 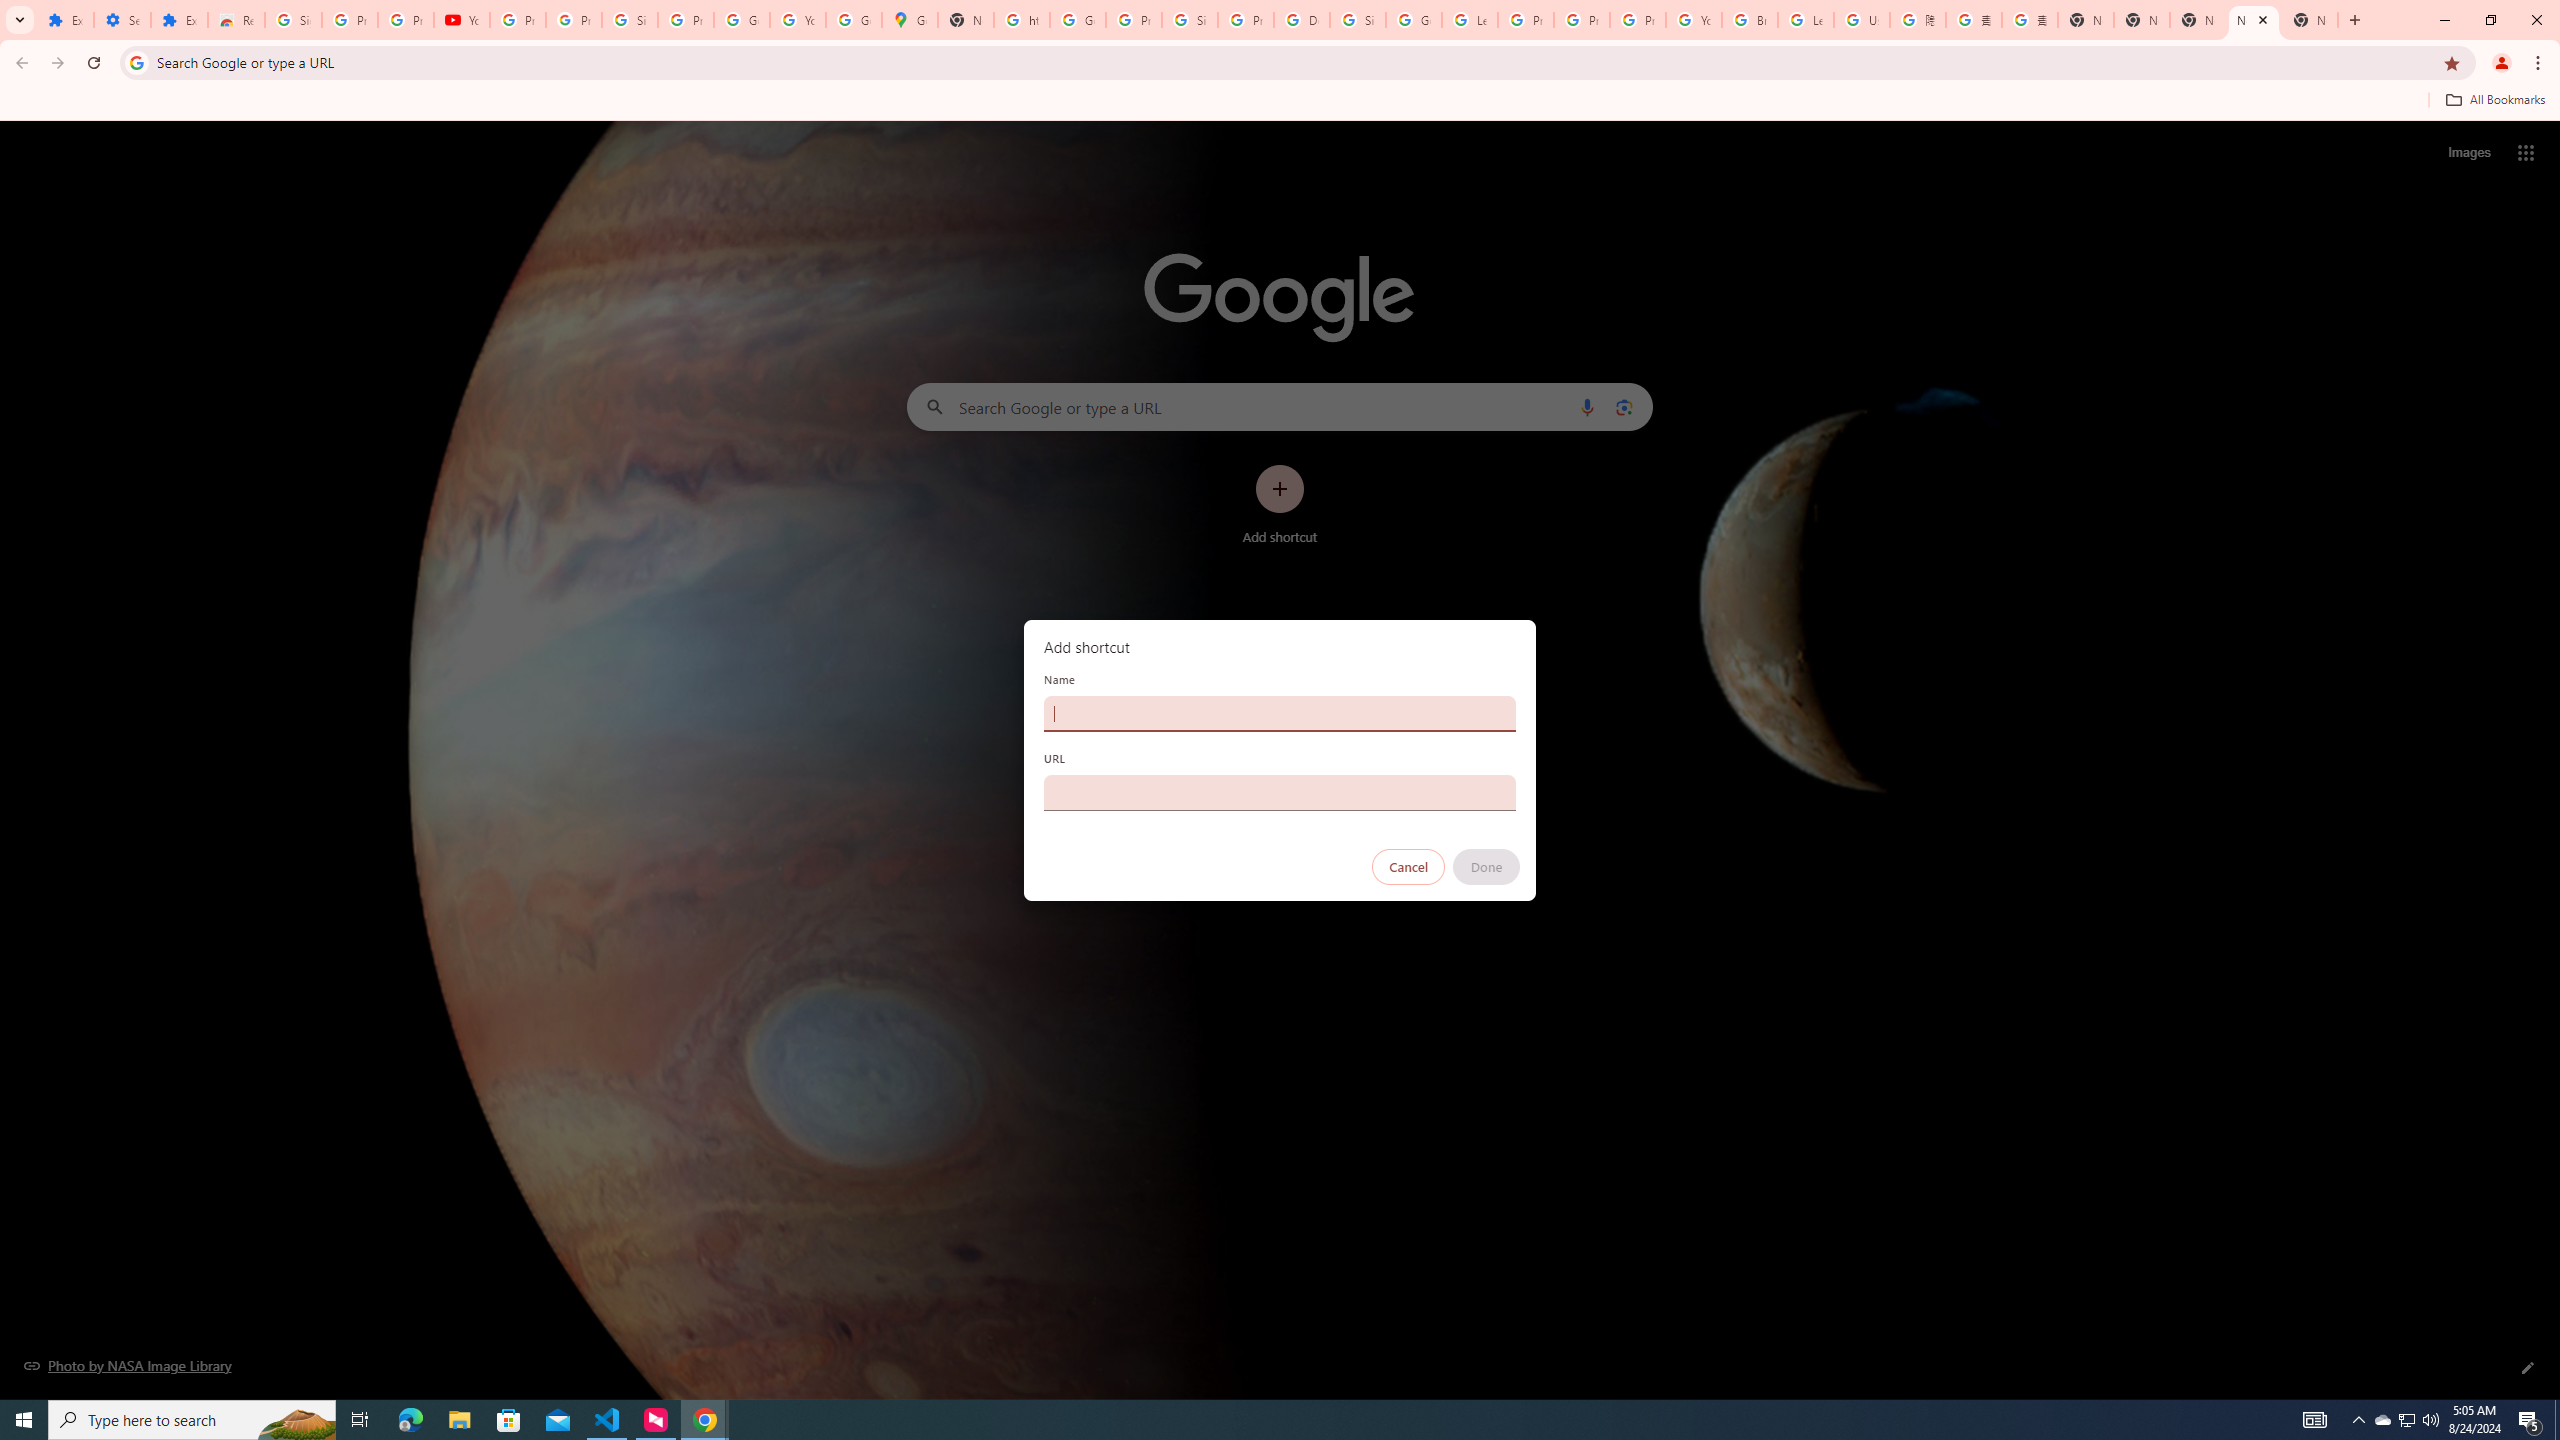 What do you see at coordinates (135, 61) in the screenshot?
I see `'Search icon'` at bounding box center [135, 61].